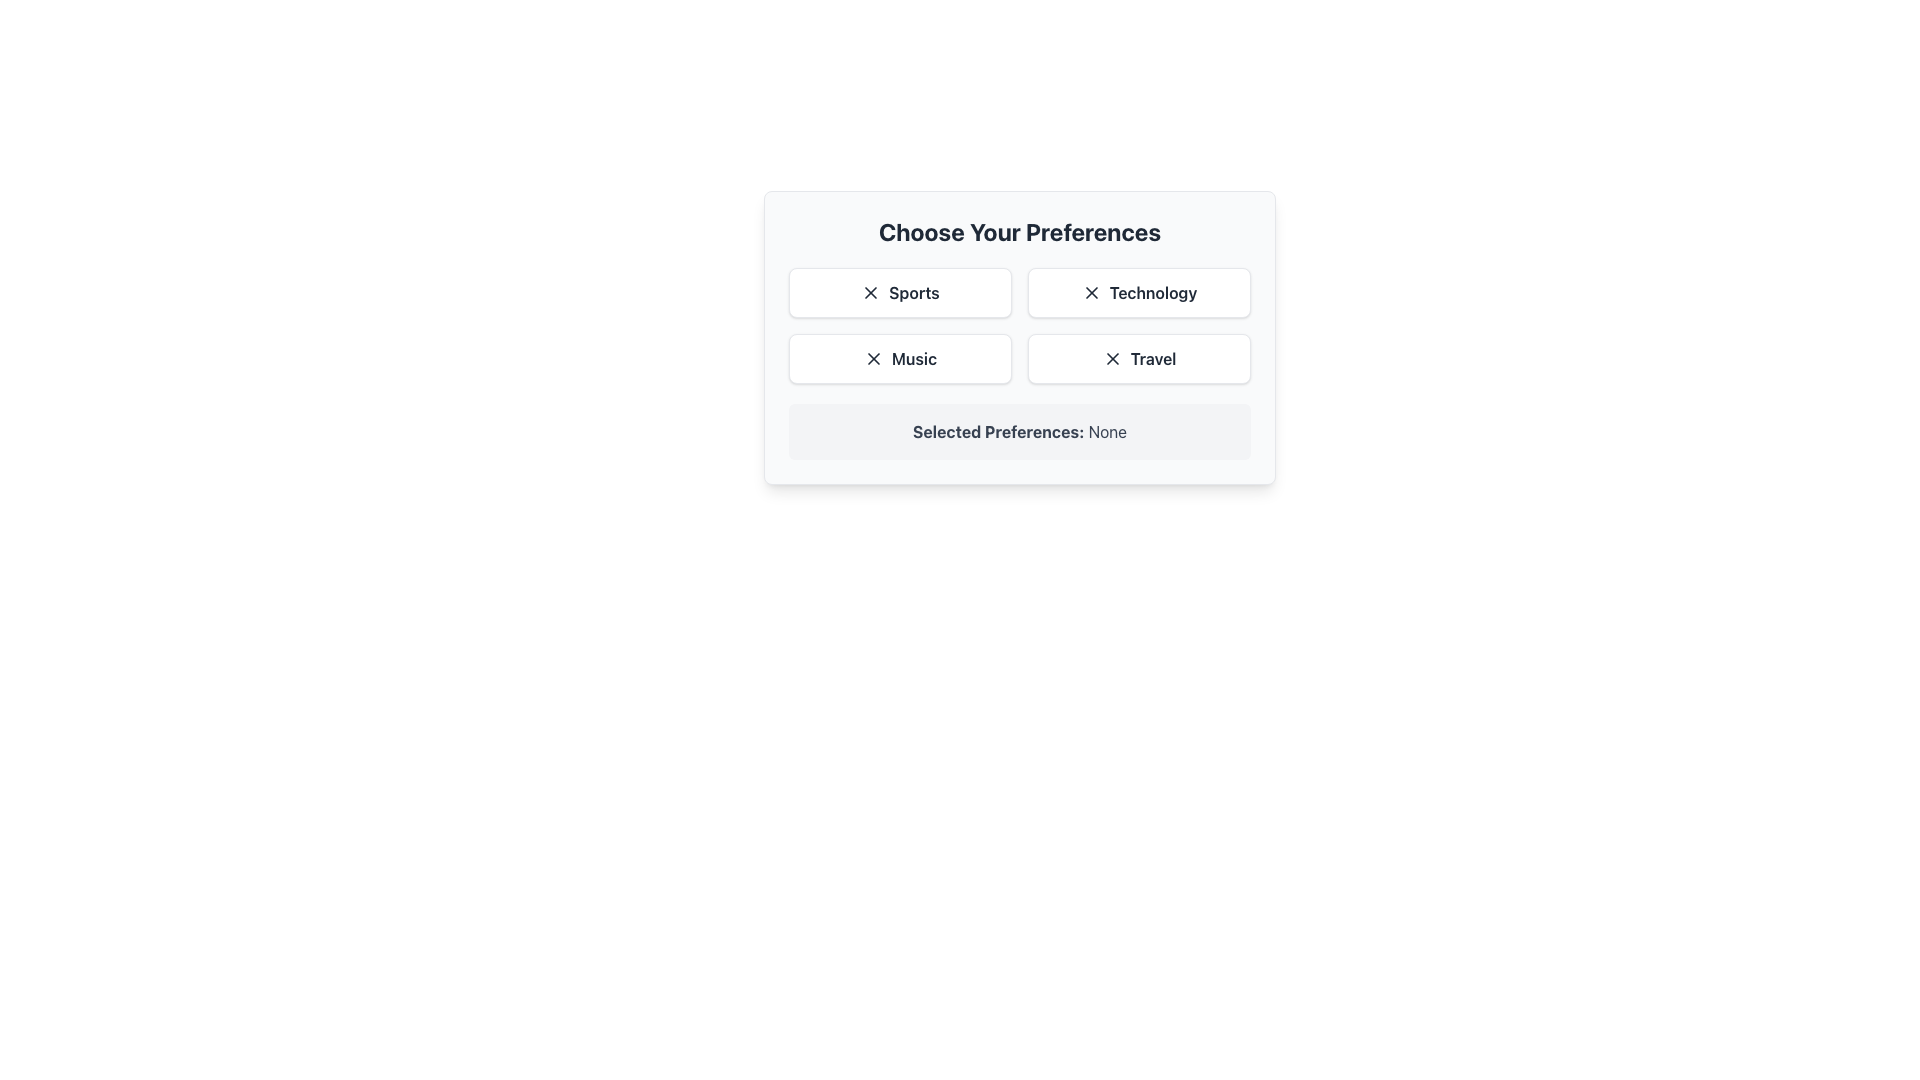 Image resolution: width=1920 pixels, height=1080 pixels. Describe the element at coordinates (899, 293) in the screenshot. I see `the 'Sports' button, which is a rounded rectangular button with a white background and gray text, located in the 'Choose Your Preferences' grid layout` at that location.